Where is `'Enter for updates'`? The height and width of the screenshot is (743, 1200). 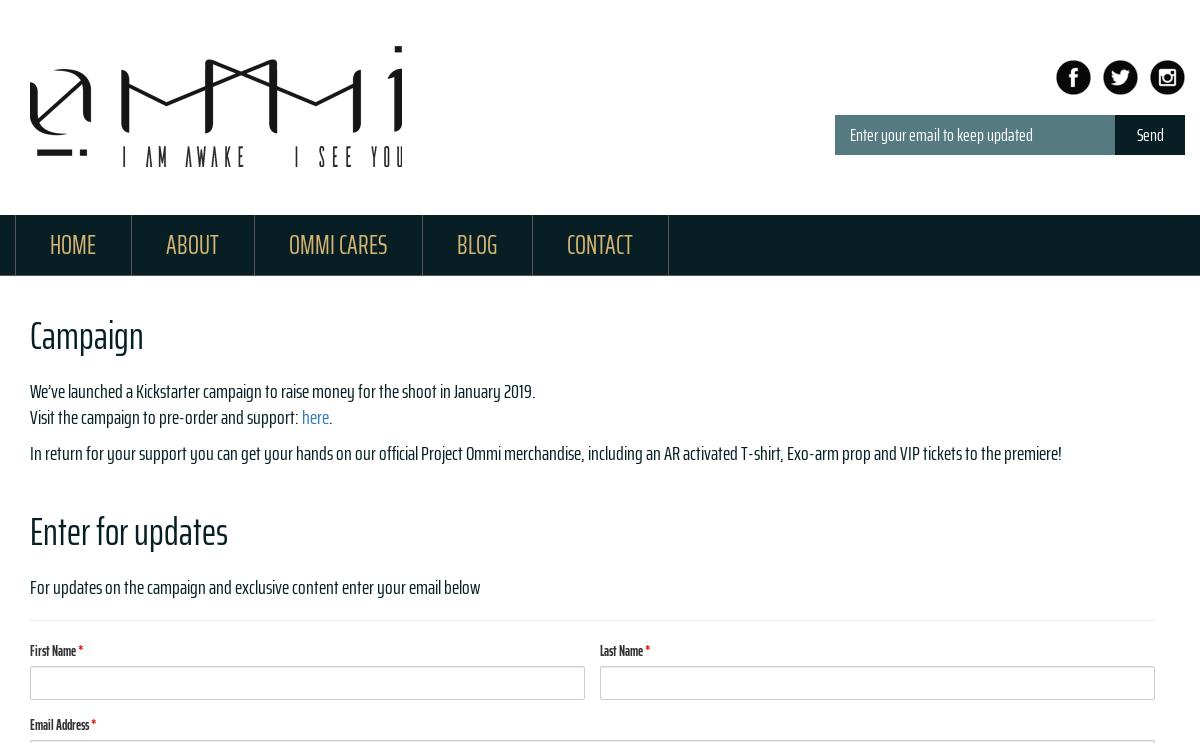 'Enter for updates' is located at coordinates (129, 531).